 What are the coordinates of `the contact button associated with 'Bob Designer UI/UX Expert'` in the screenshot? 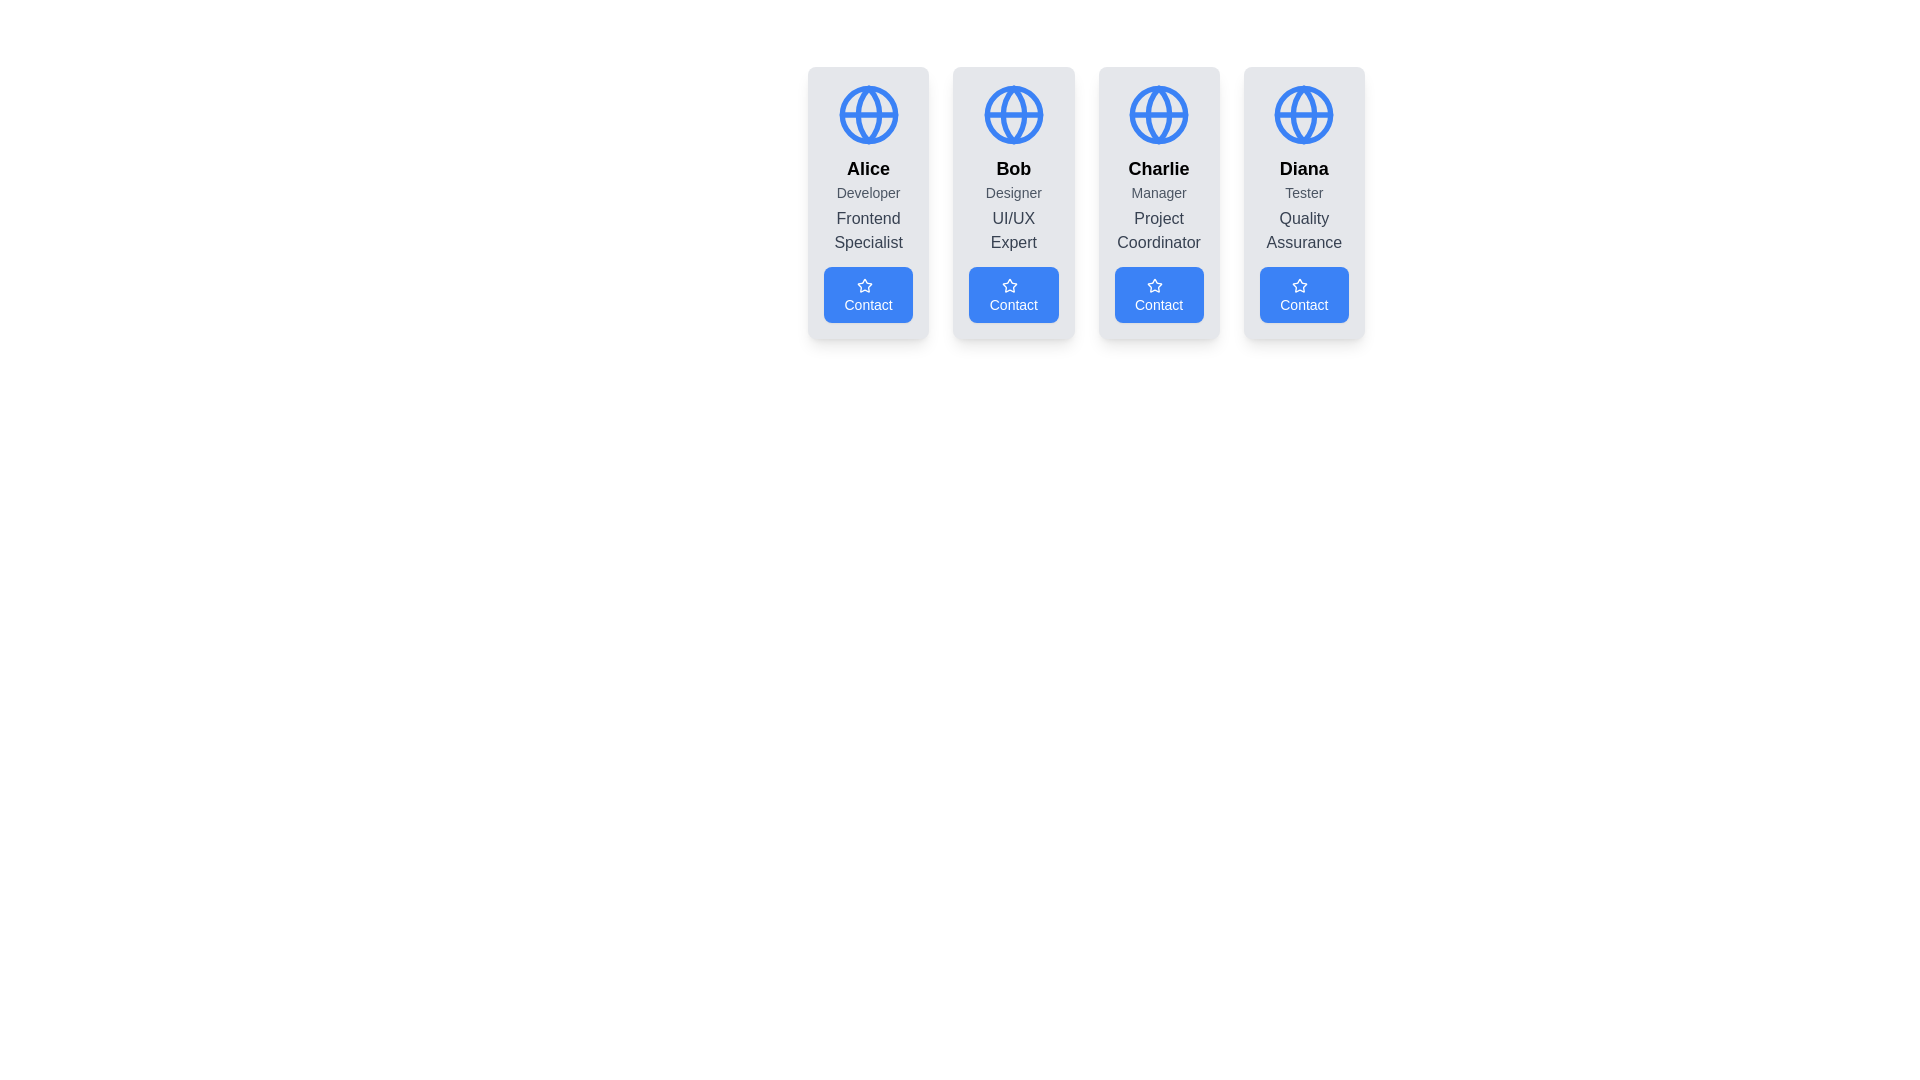 It's located at (1013, 294).